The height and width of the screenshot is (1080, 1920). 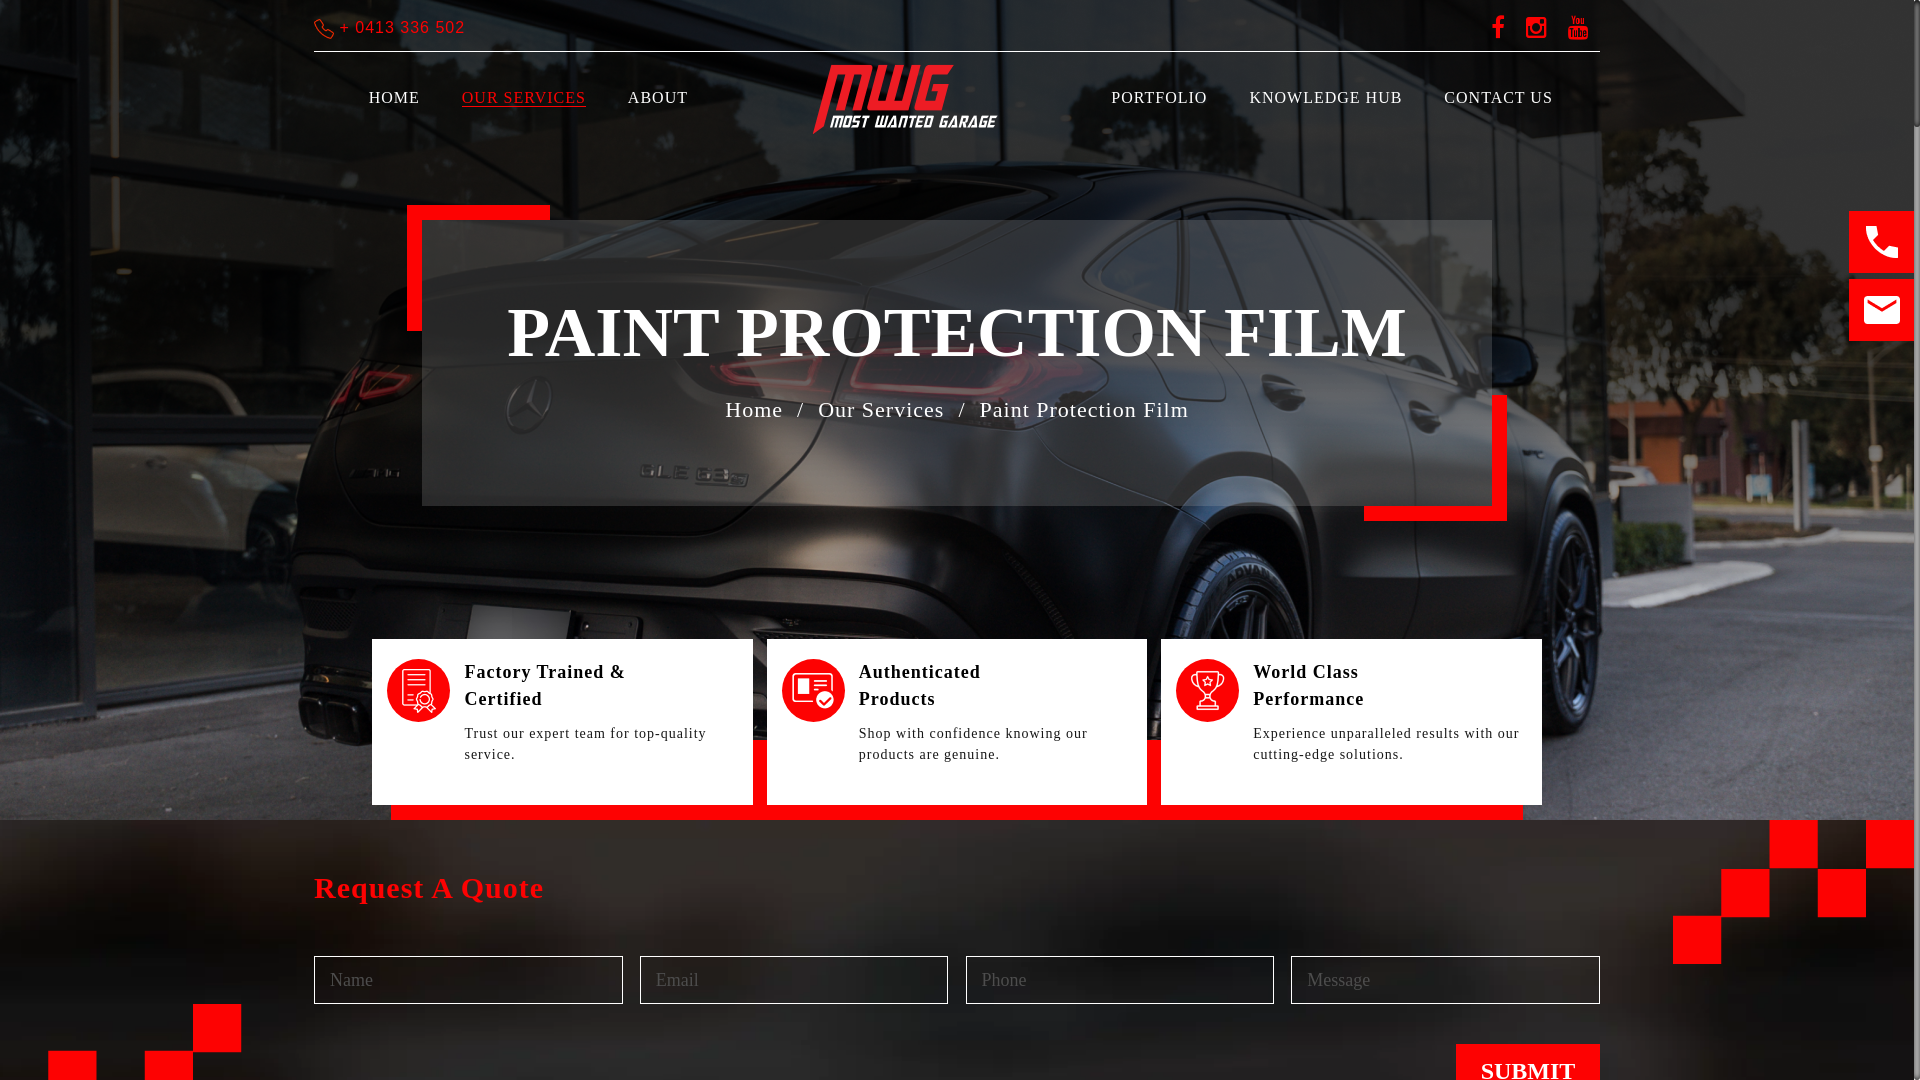 I want to click on 'CONTACT US', so click(x=1497, y=97).